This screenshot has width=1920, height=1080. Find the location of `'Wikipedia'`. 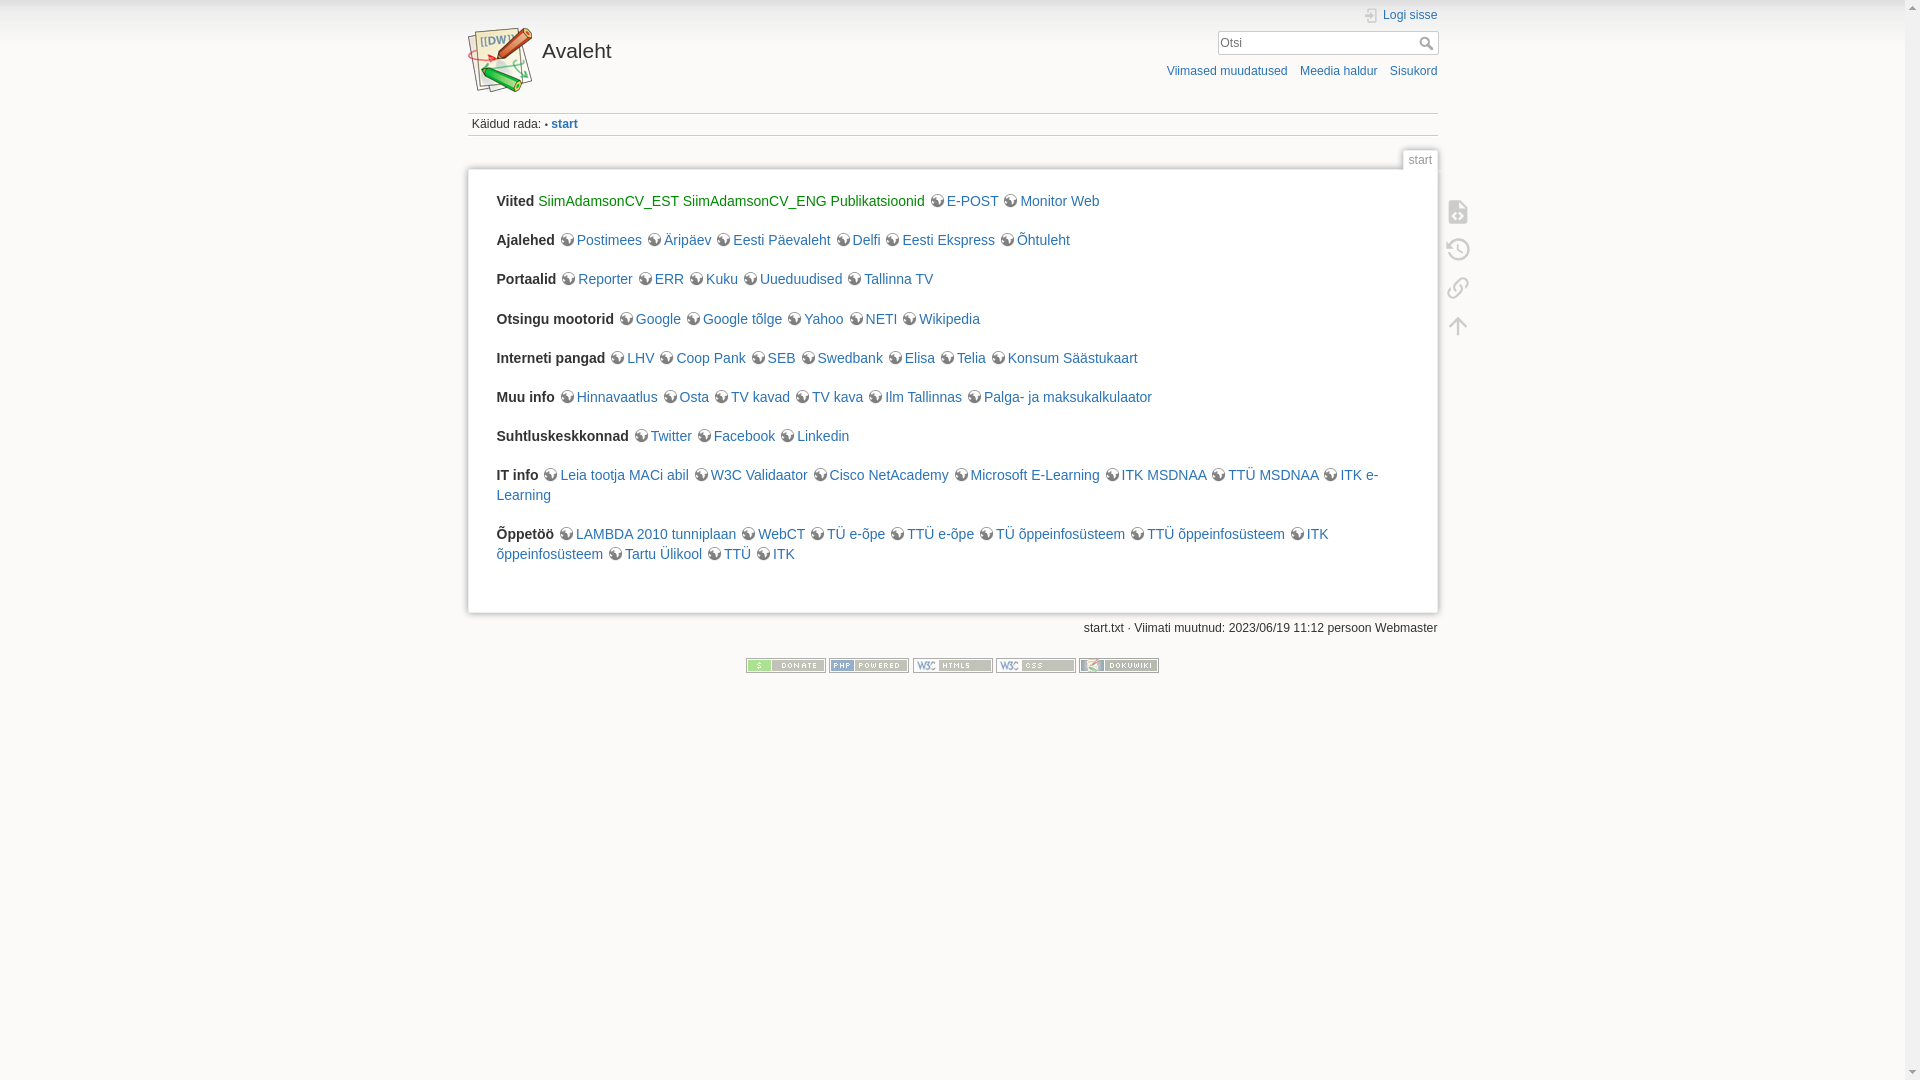

'Wikipedia' is located at coordinates (939, 318).